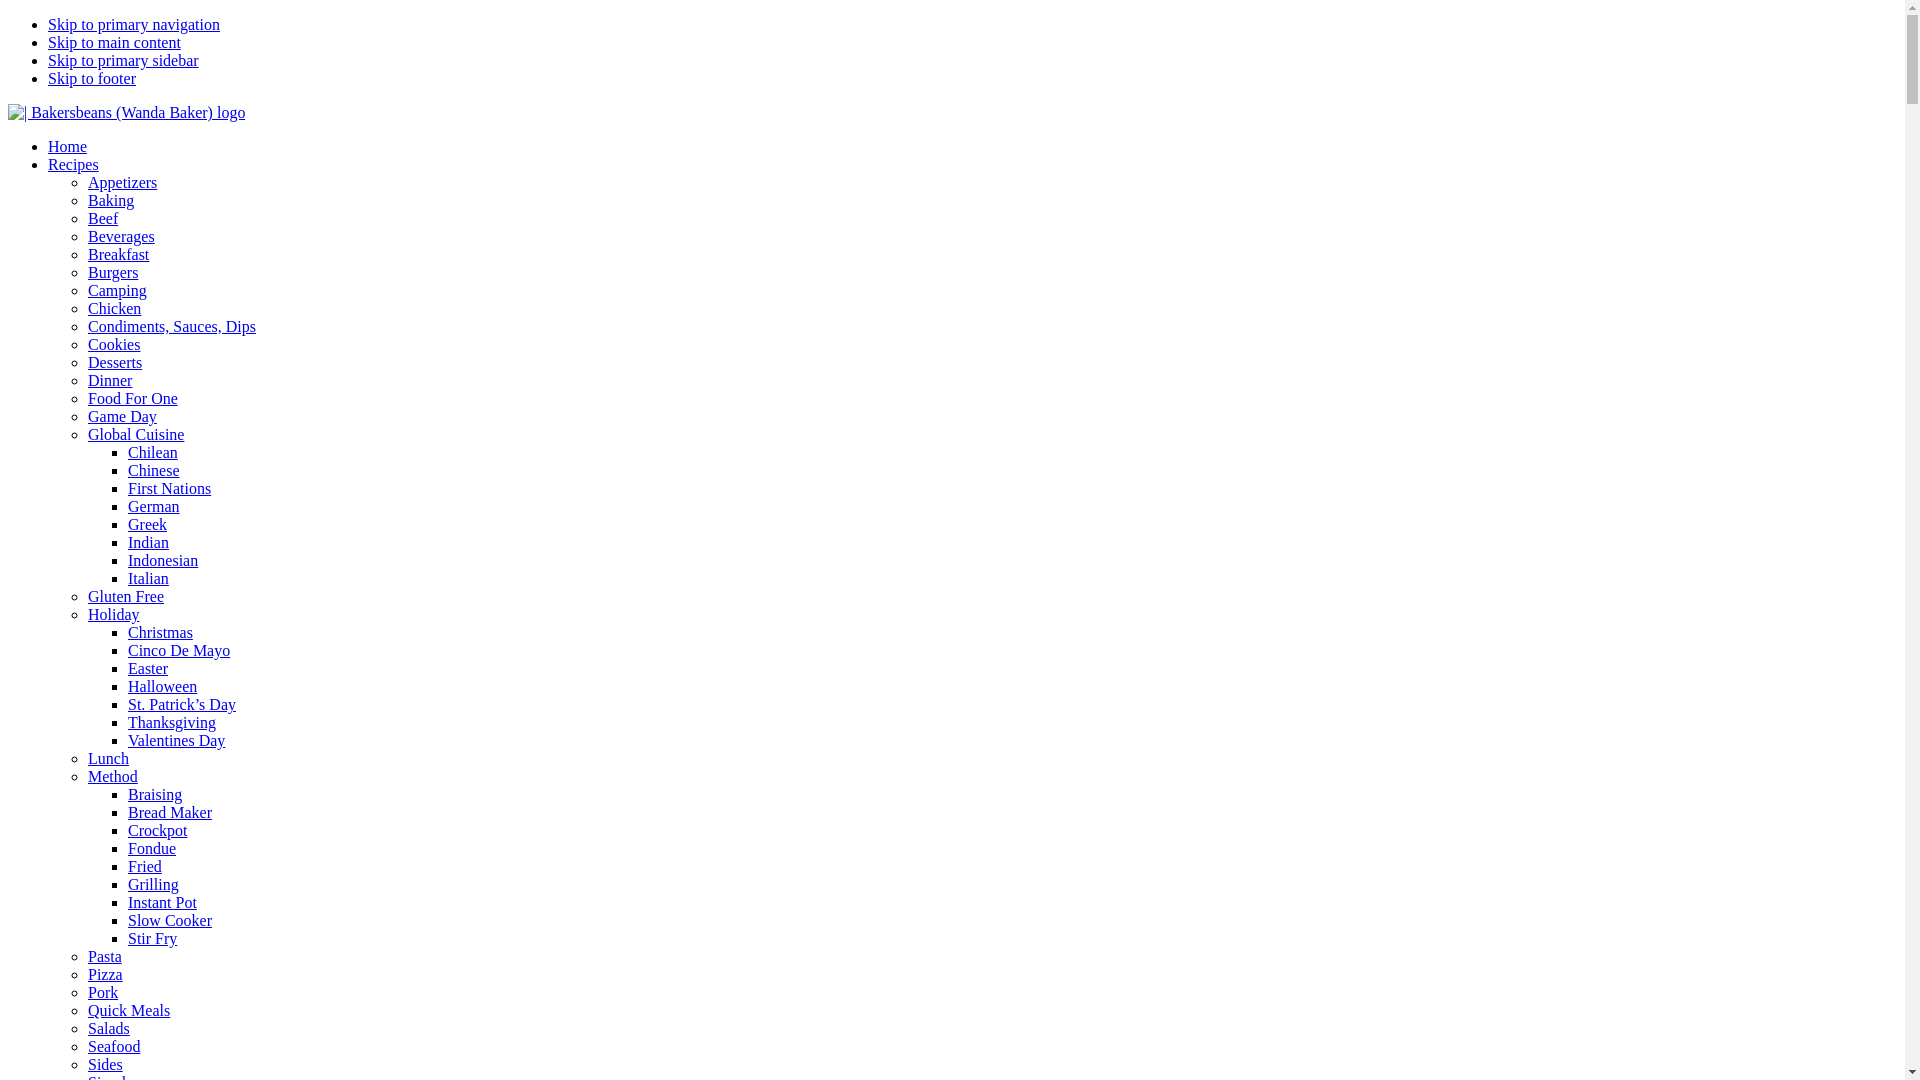 The width and height of the screenshot is (1920, 1080). What do you see at coordinates (122, 59) in the screenshot?
I see `'Skip to primary sidebar'` at bounding box center [122, 59].